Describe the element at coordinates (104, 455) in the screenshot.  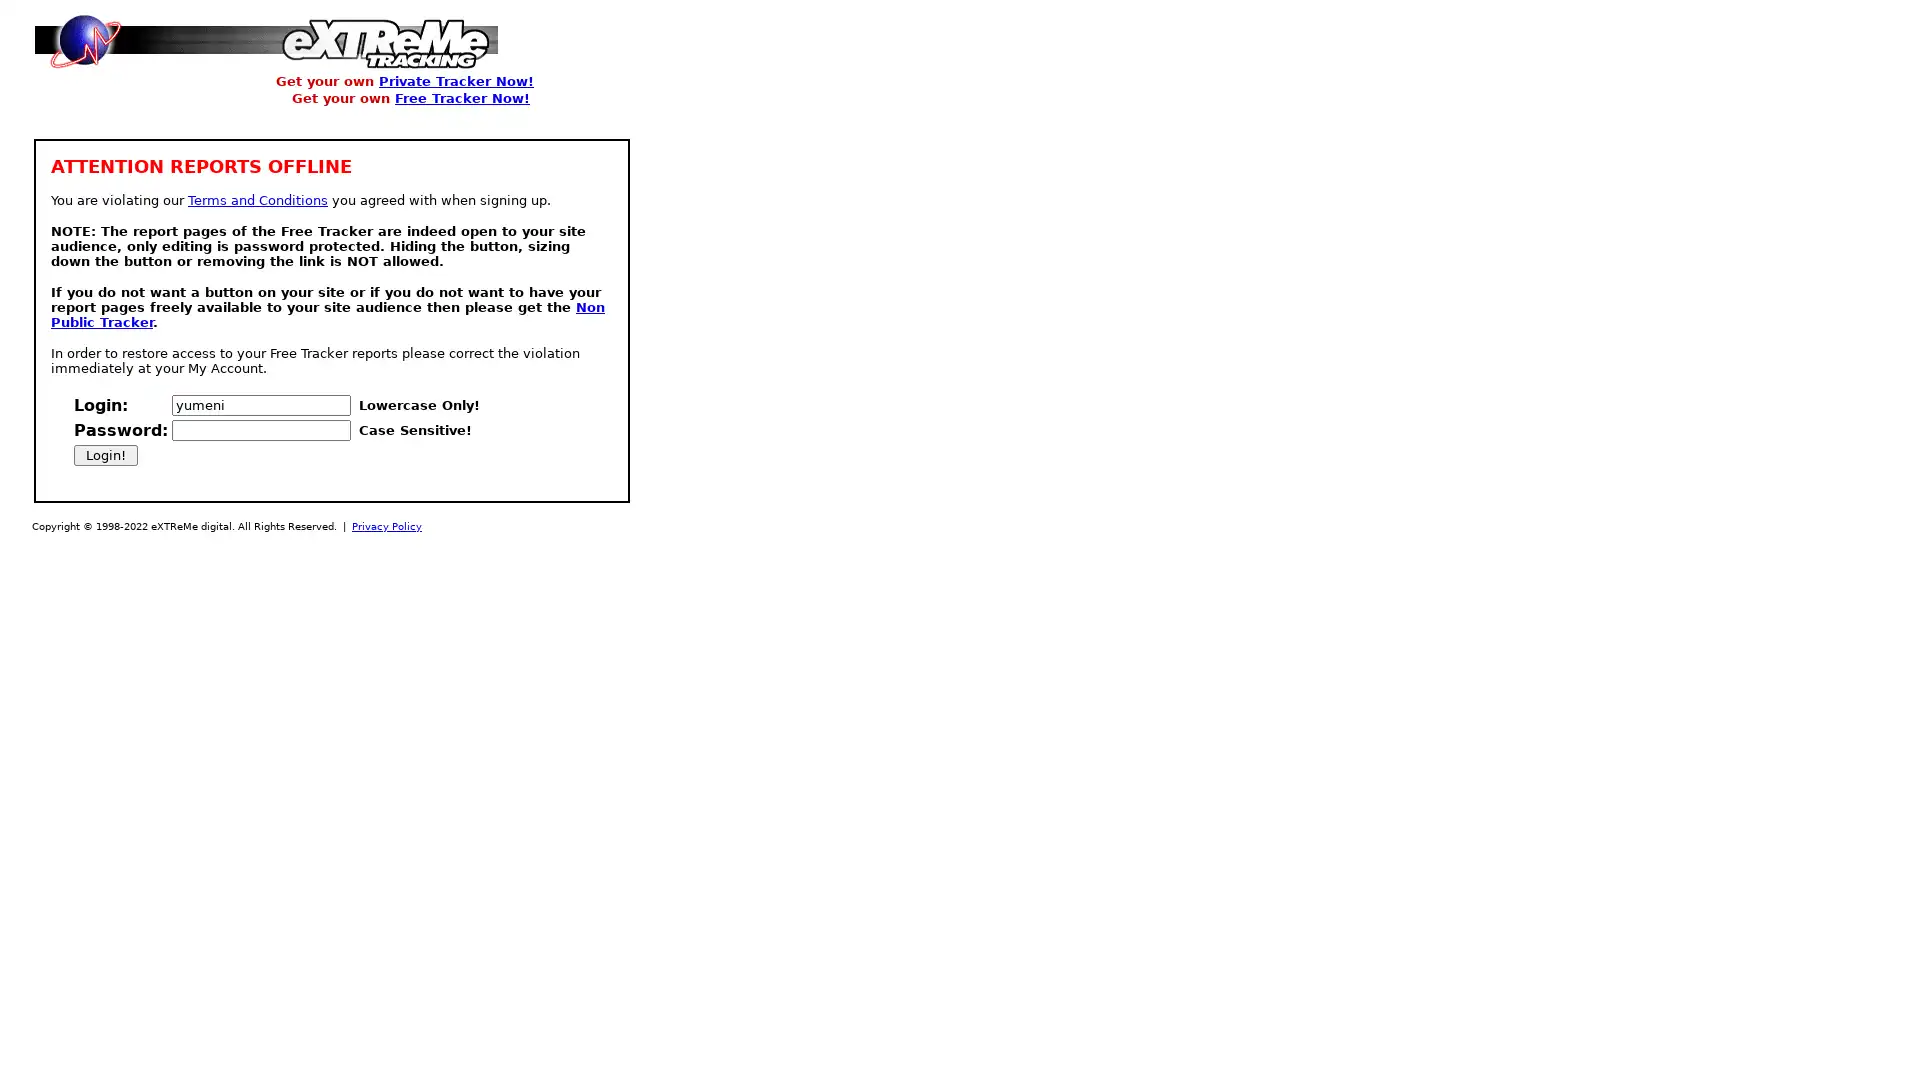
I see `Login!` at that location.